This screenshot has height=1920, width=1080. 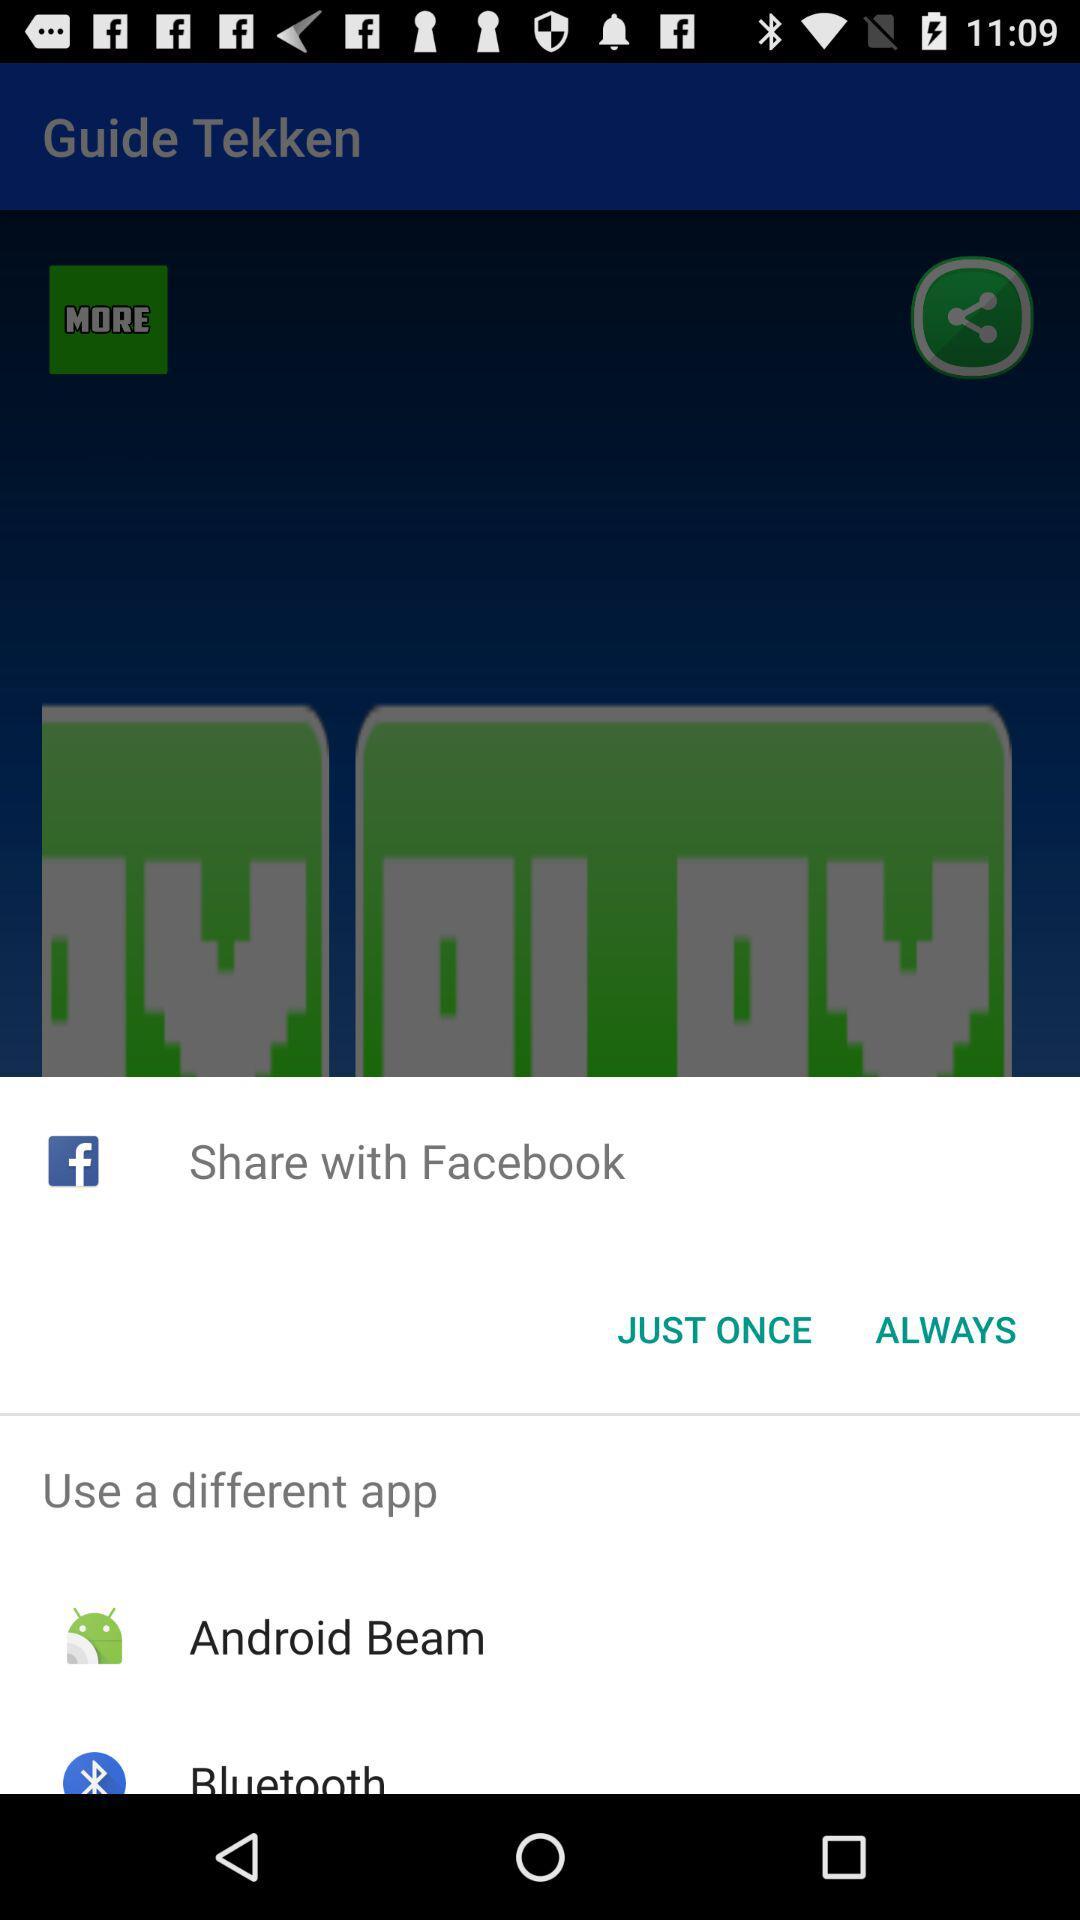 I want to click on item at the bottom right corner, so click(x=945, y=1329).